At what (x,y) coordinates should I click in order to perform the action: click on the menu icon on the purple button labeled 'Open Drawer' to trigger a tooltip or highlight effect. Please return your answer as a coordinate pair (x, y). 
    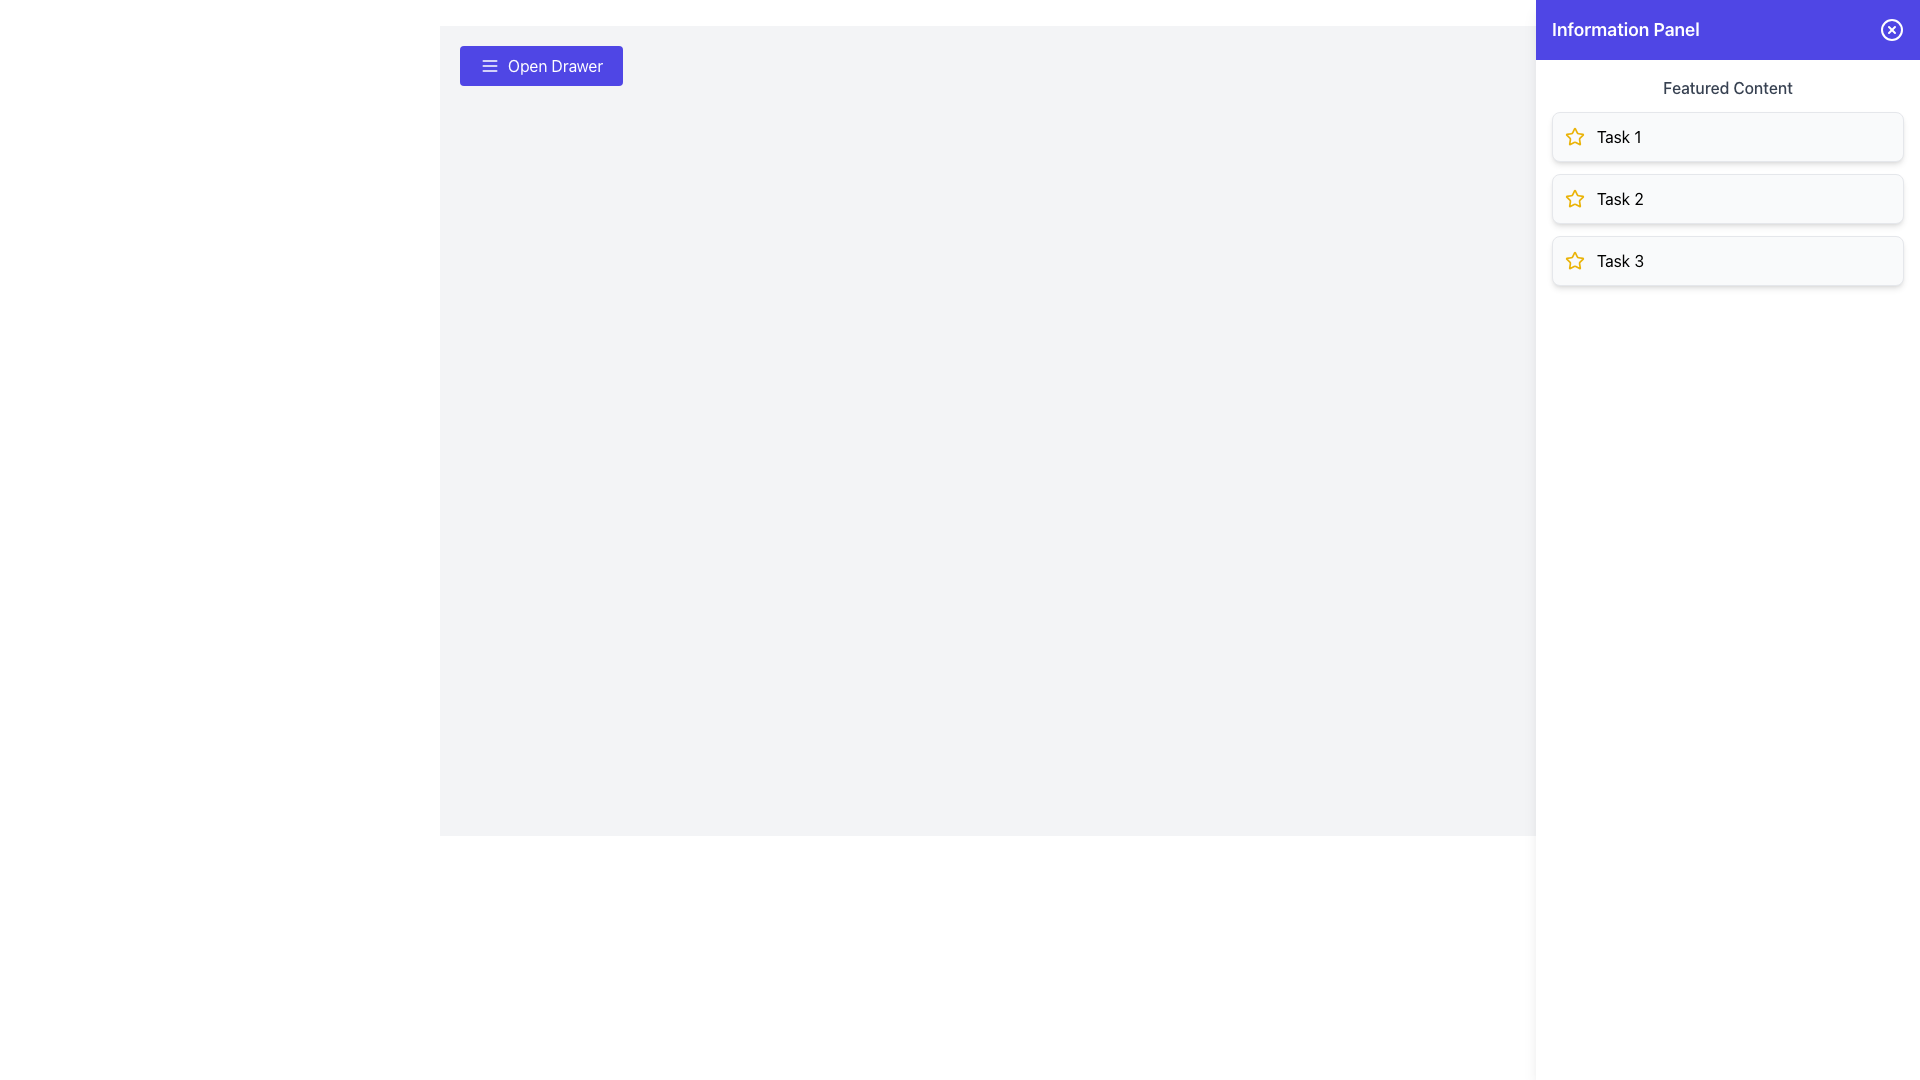
    Looking at the image, I should click on (489, 64).